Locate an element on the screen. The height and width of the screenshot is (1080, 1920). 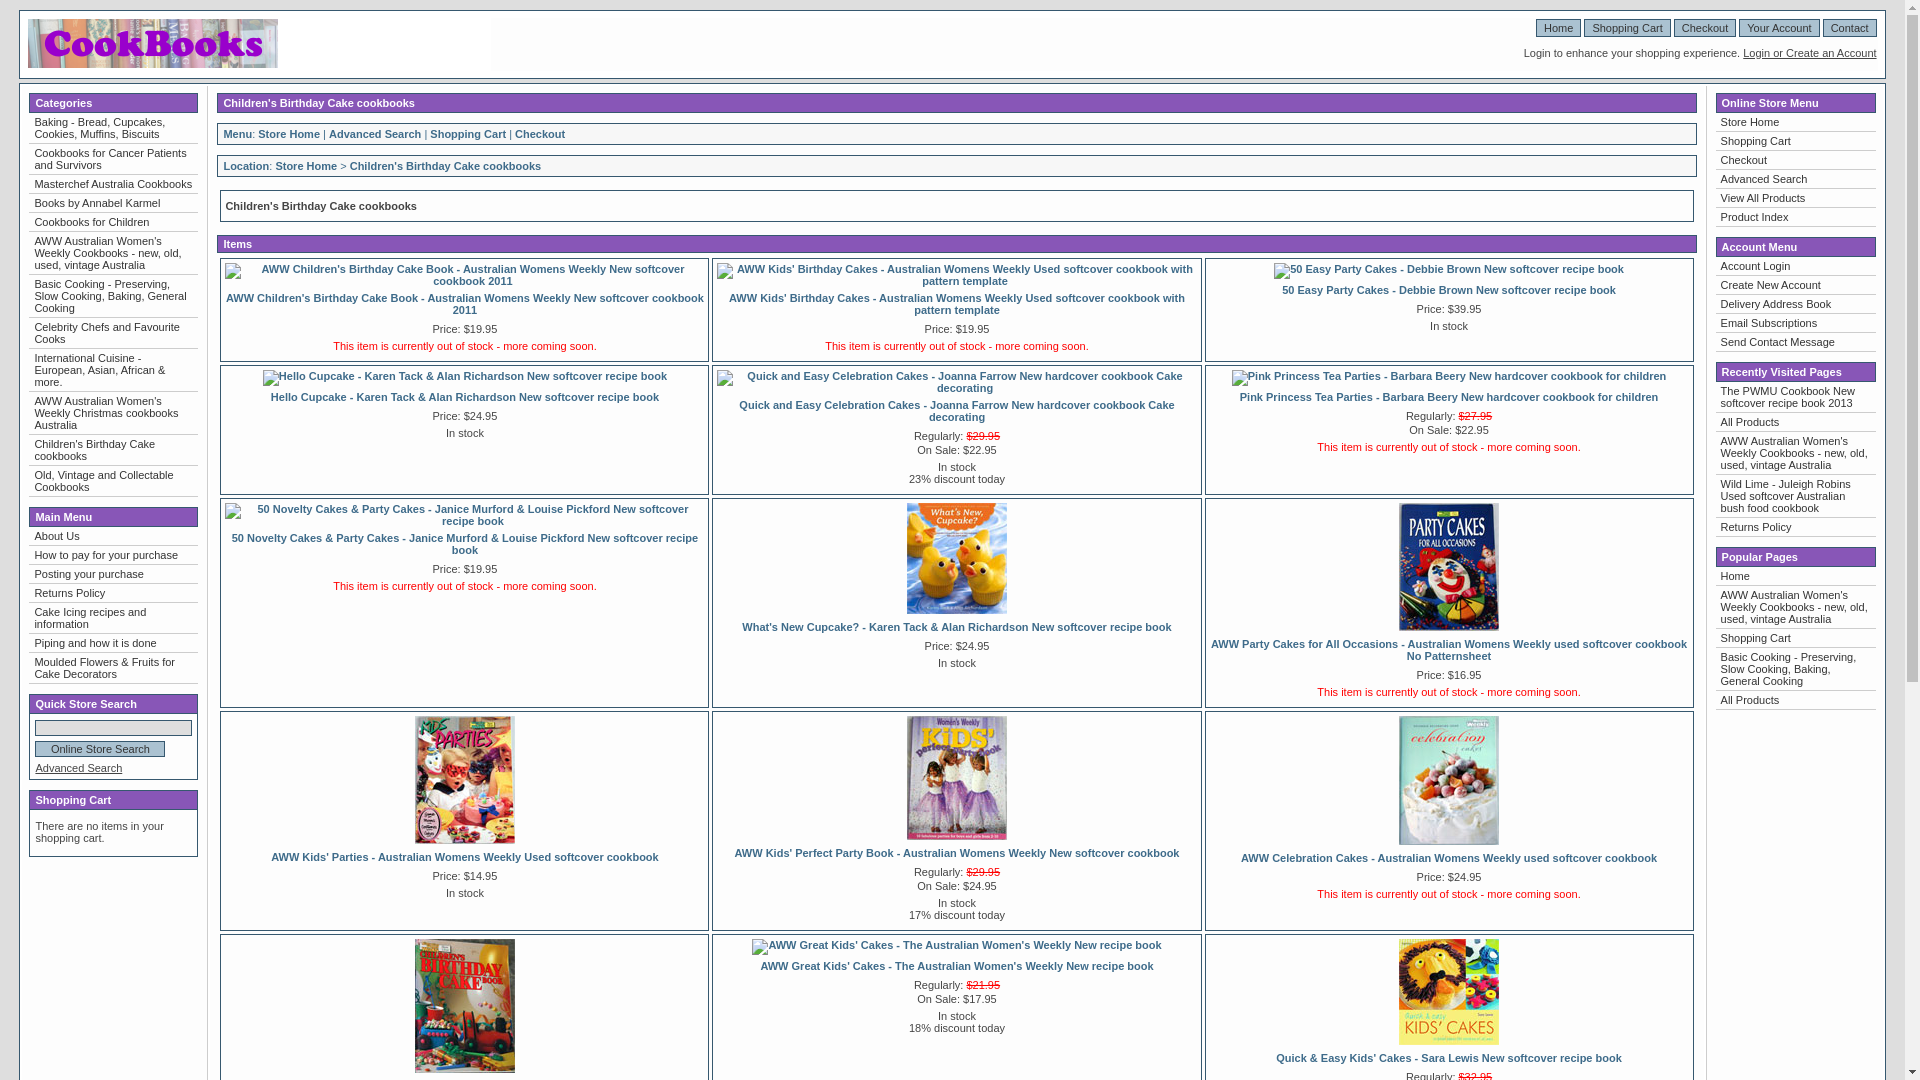
'Login or Create an Account' is located at coordinates (1809, 52).